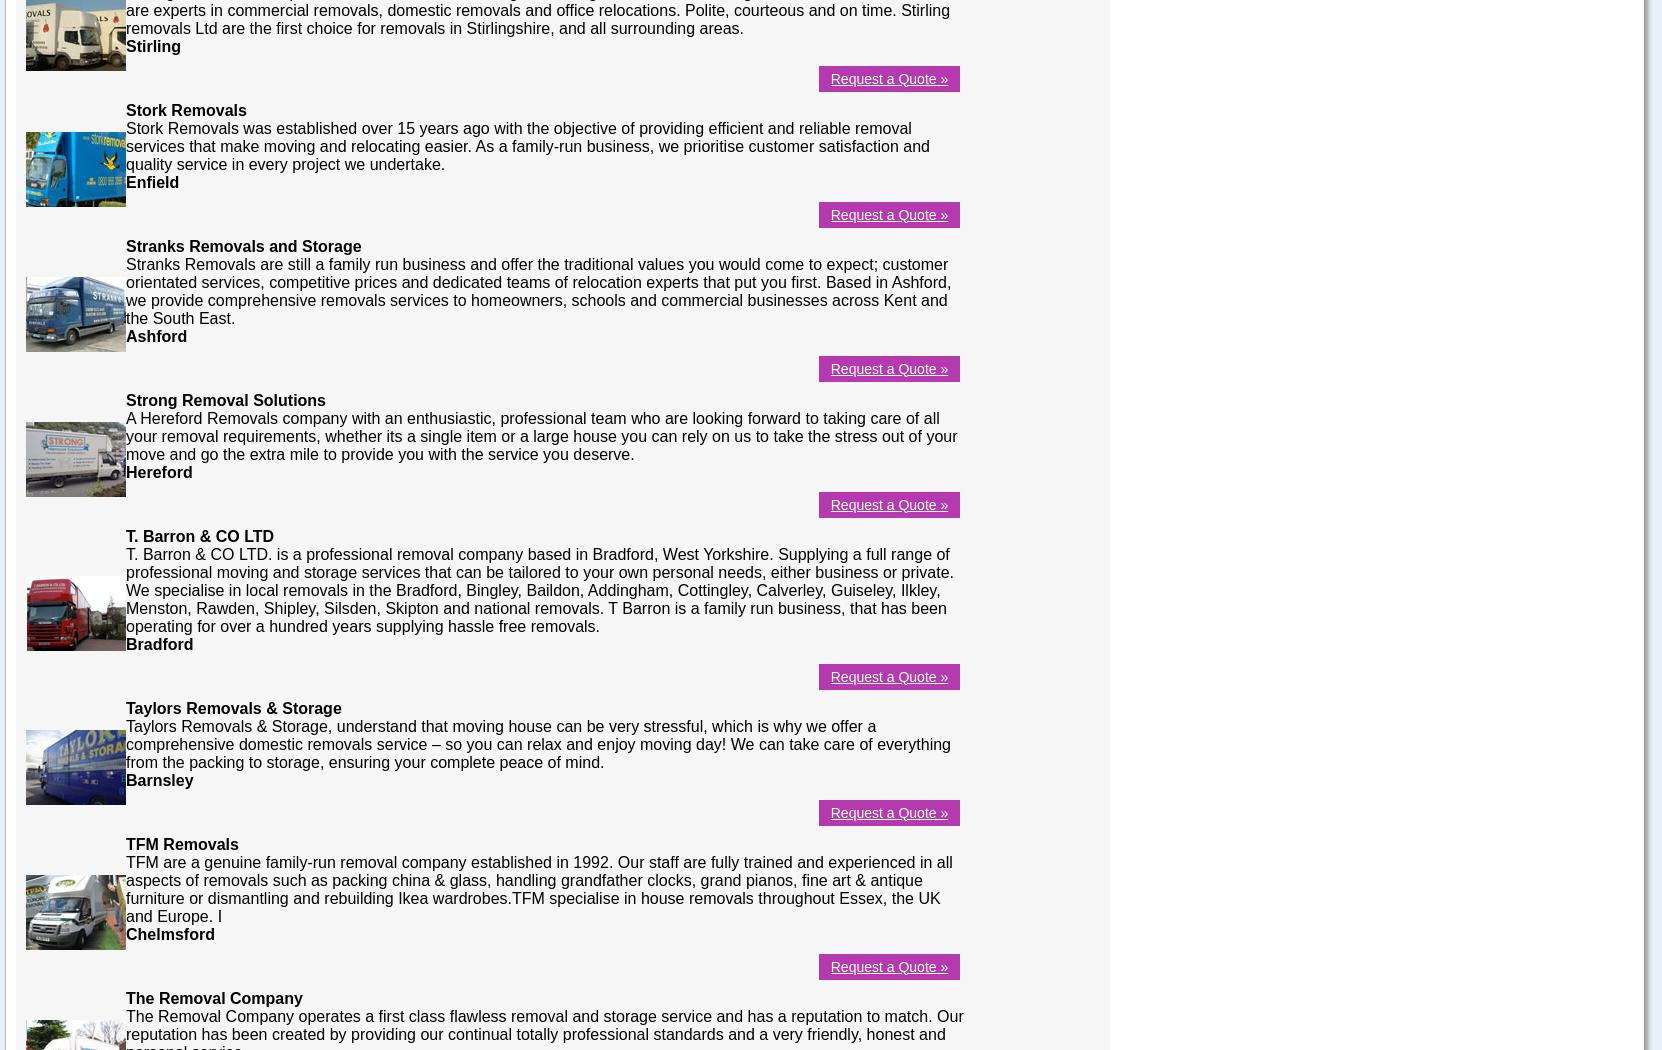  Describe the element at coordinates (125, 535) in the screenshot. I see `'T. Barron & CO LTD'` at that location.